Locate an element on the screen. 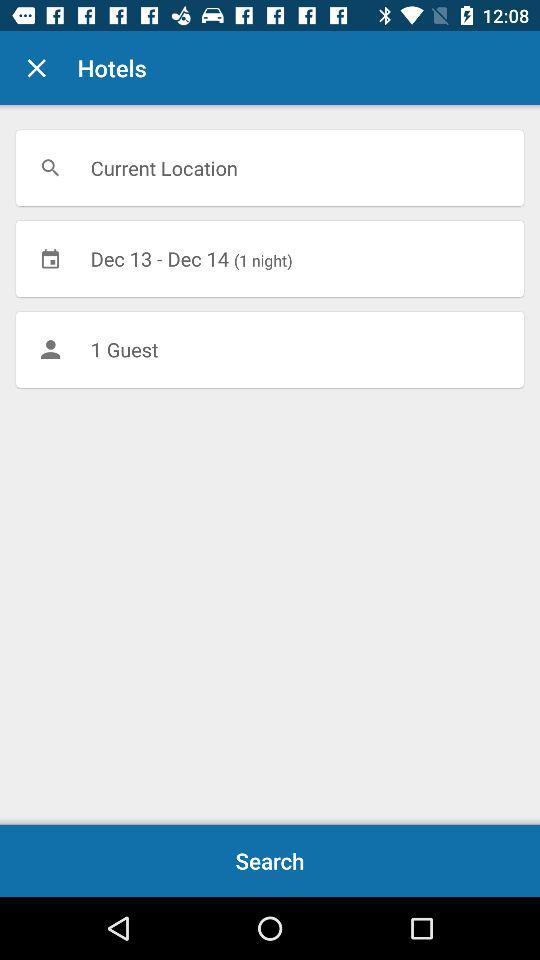  current location is located at coordinates (270, 167).